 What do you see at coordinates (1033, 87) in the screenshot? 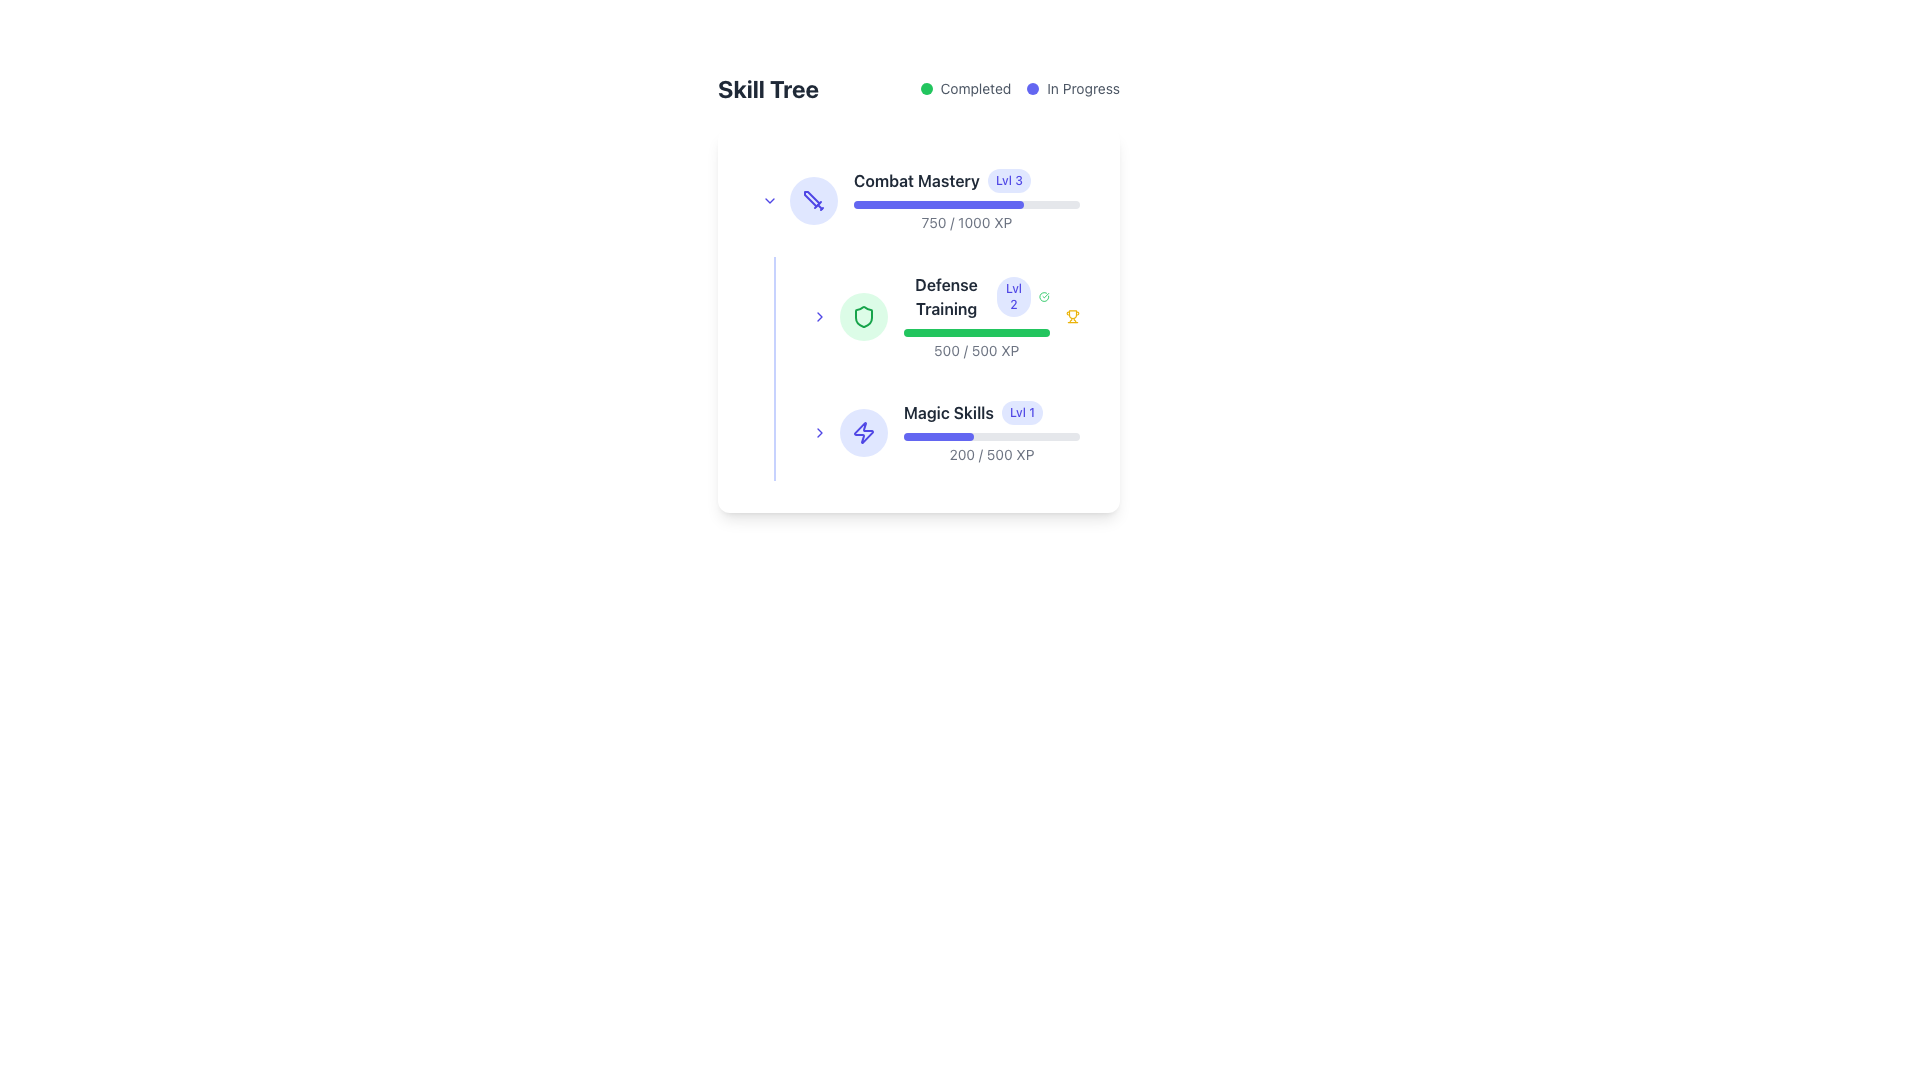
I see `the small circular indigo indicator located to the left of the text label 'In Progress'` at bounding box center [1033, 87].